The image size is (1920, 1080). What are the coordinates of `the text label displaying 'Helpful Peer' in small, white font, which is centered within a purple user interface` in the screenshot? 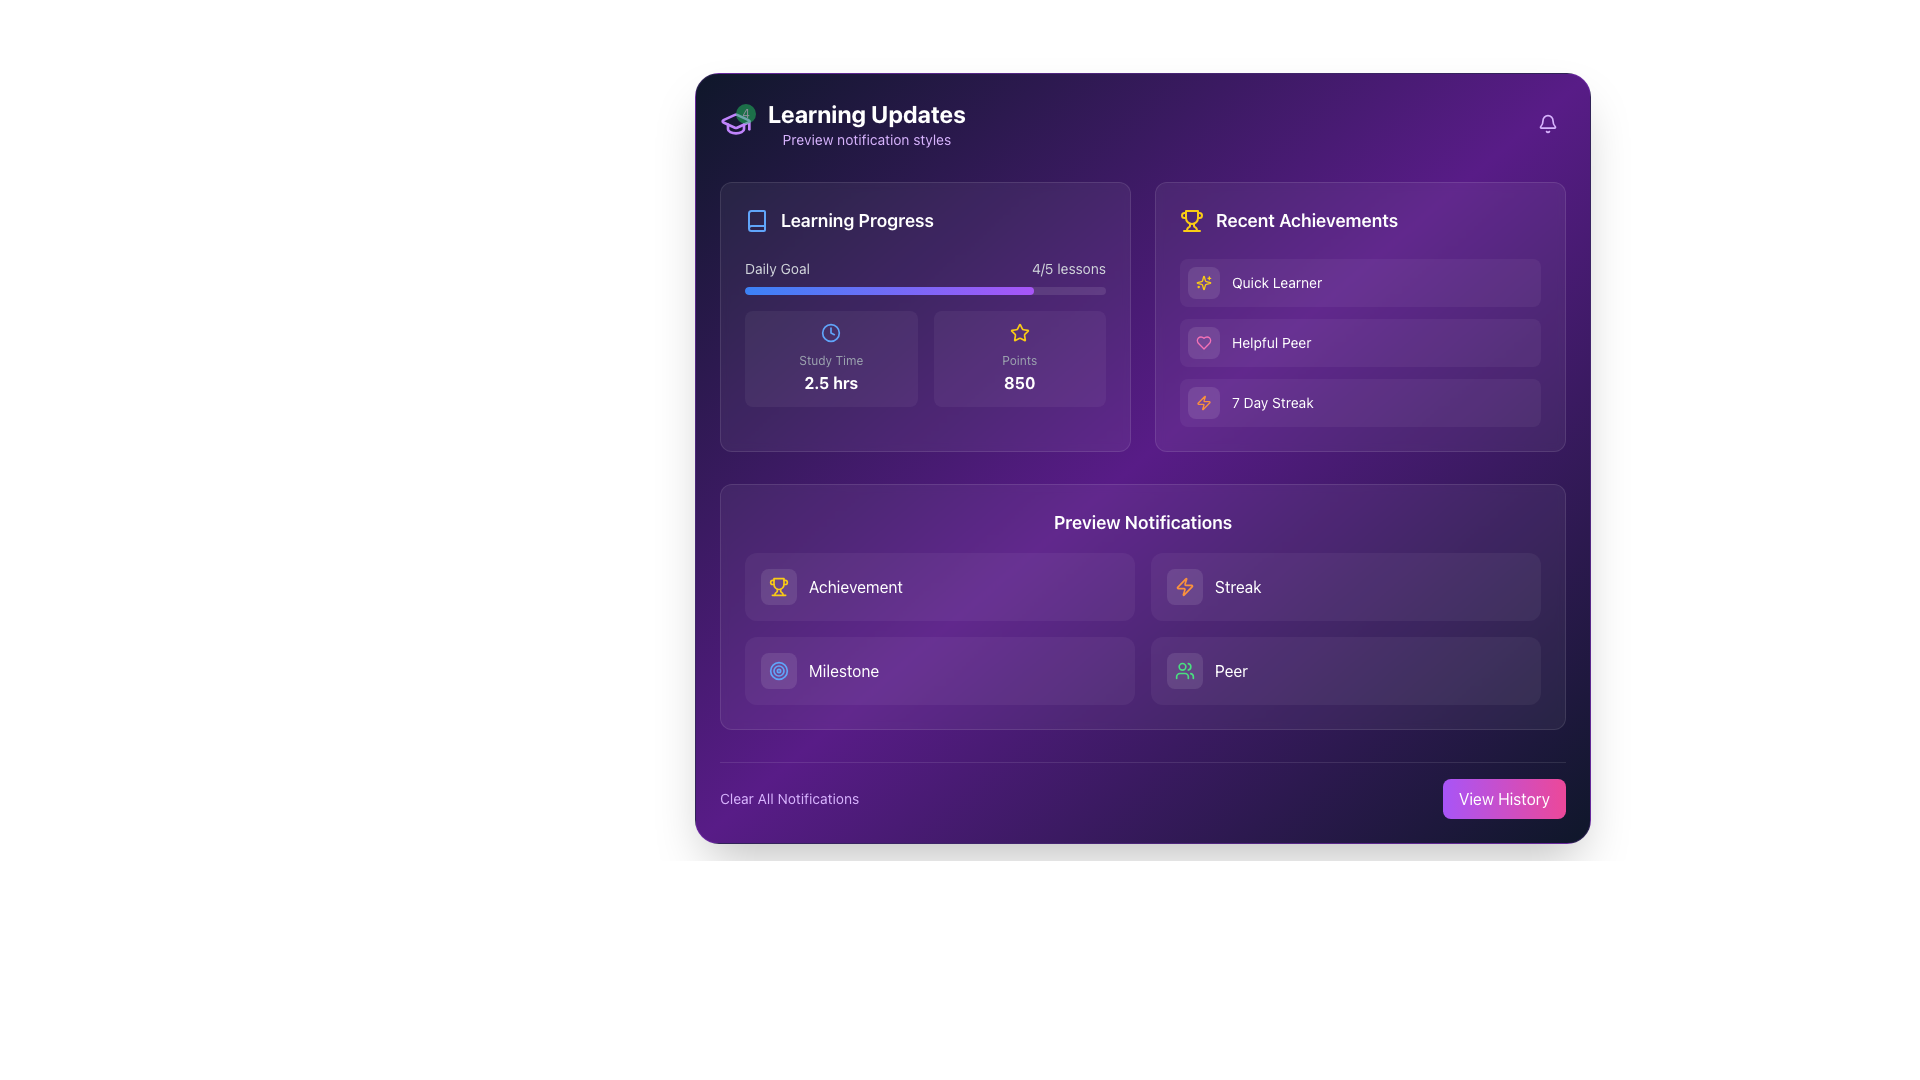 It's located at (1270, 342).